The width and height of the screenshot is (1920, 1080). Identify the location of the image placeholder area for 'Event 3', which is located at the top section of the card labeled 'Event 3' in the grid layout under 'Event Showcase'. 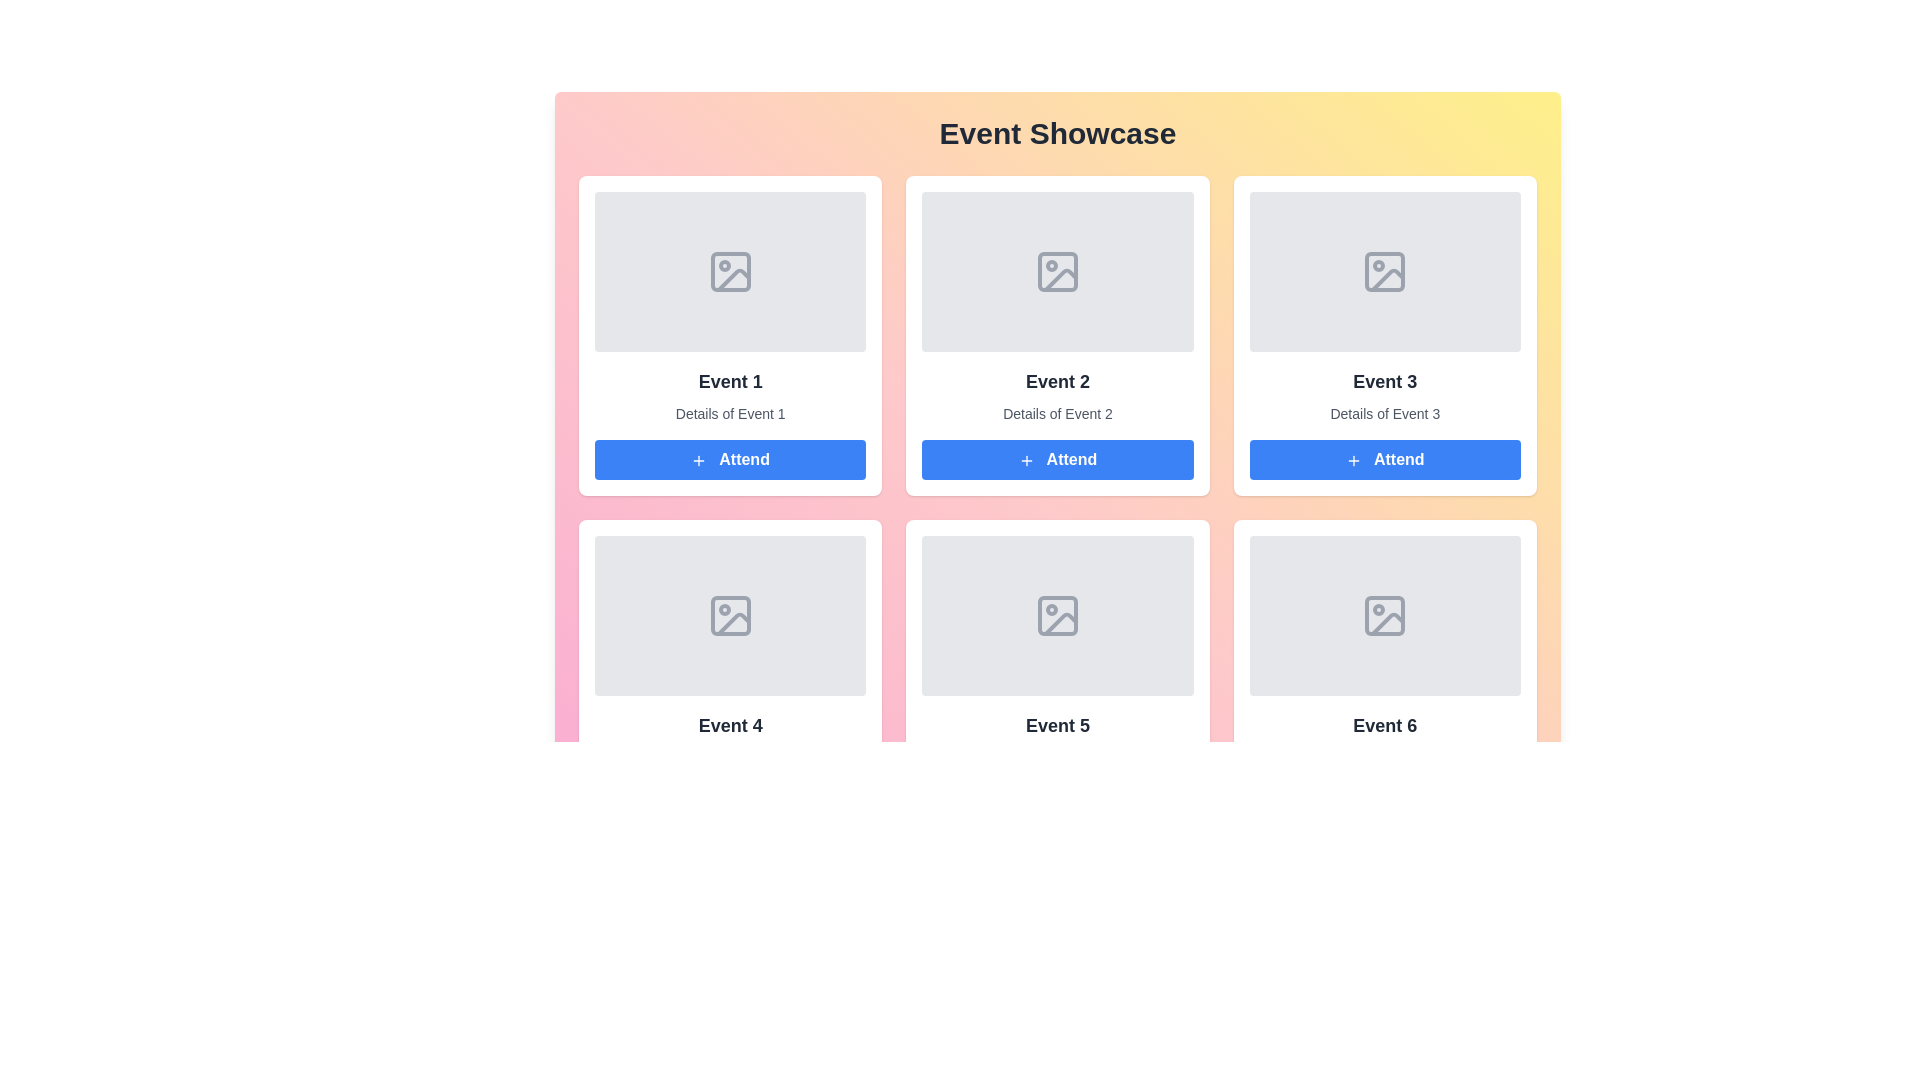
(1384, 272).